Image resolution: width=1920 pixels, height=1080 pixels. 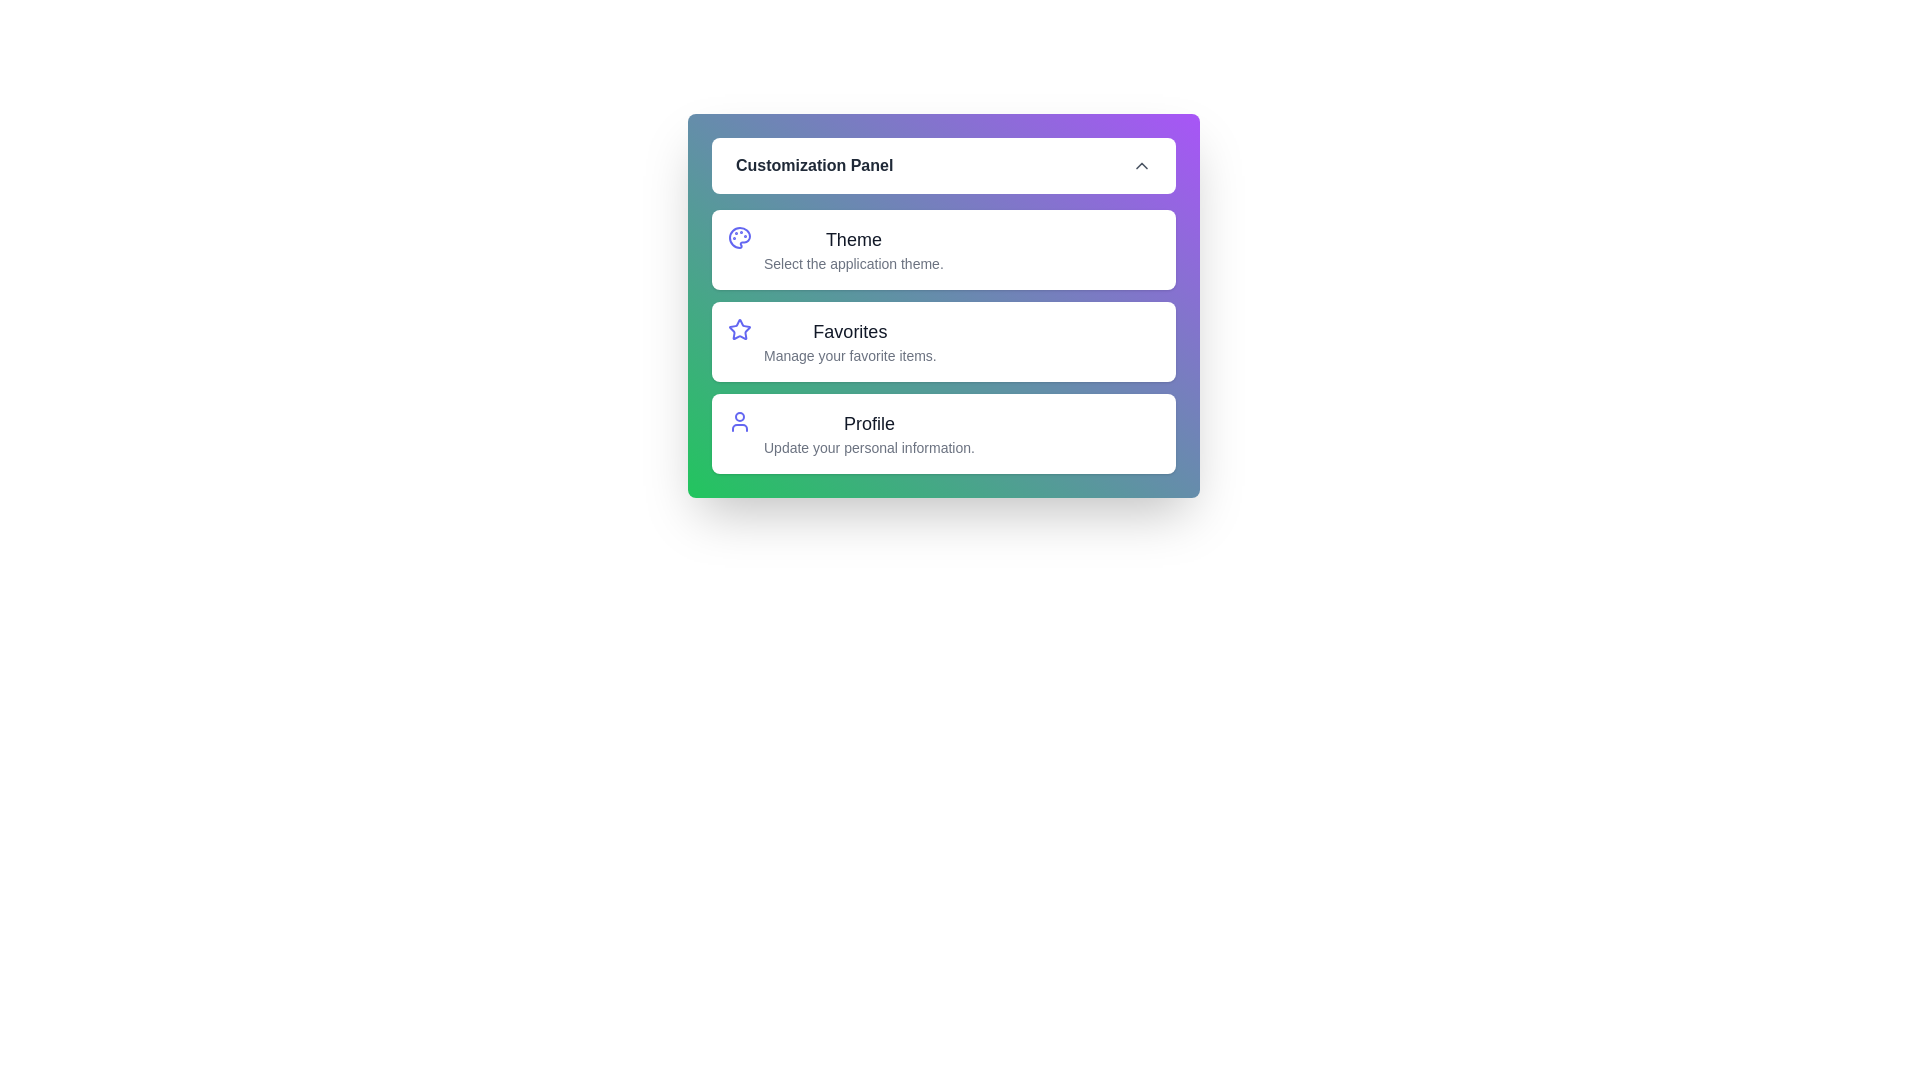 I want to click on the Favorites option from the customization panel, so click(x=738, y=341).